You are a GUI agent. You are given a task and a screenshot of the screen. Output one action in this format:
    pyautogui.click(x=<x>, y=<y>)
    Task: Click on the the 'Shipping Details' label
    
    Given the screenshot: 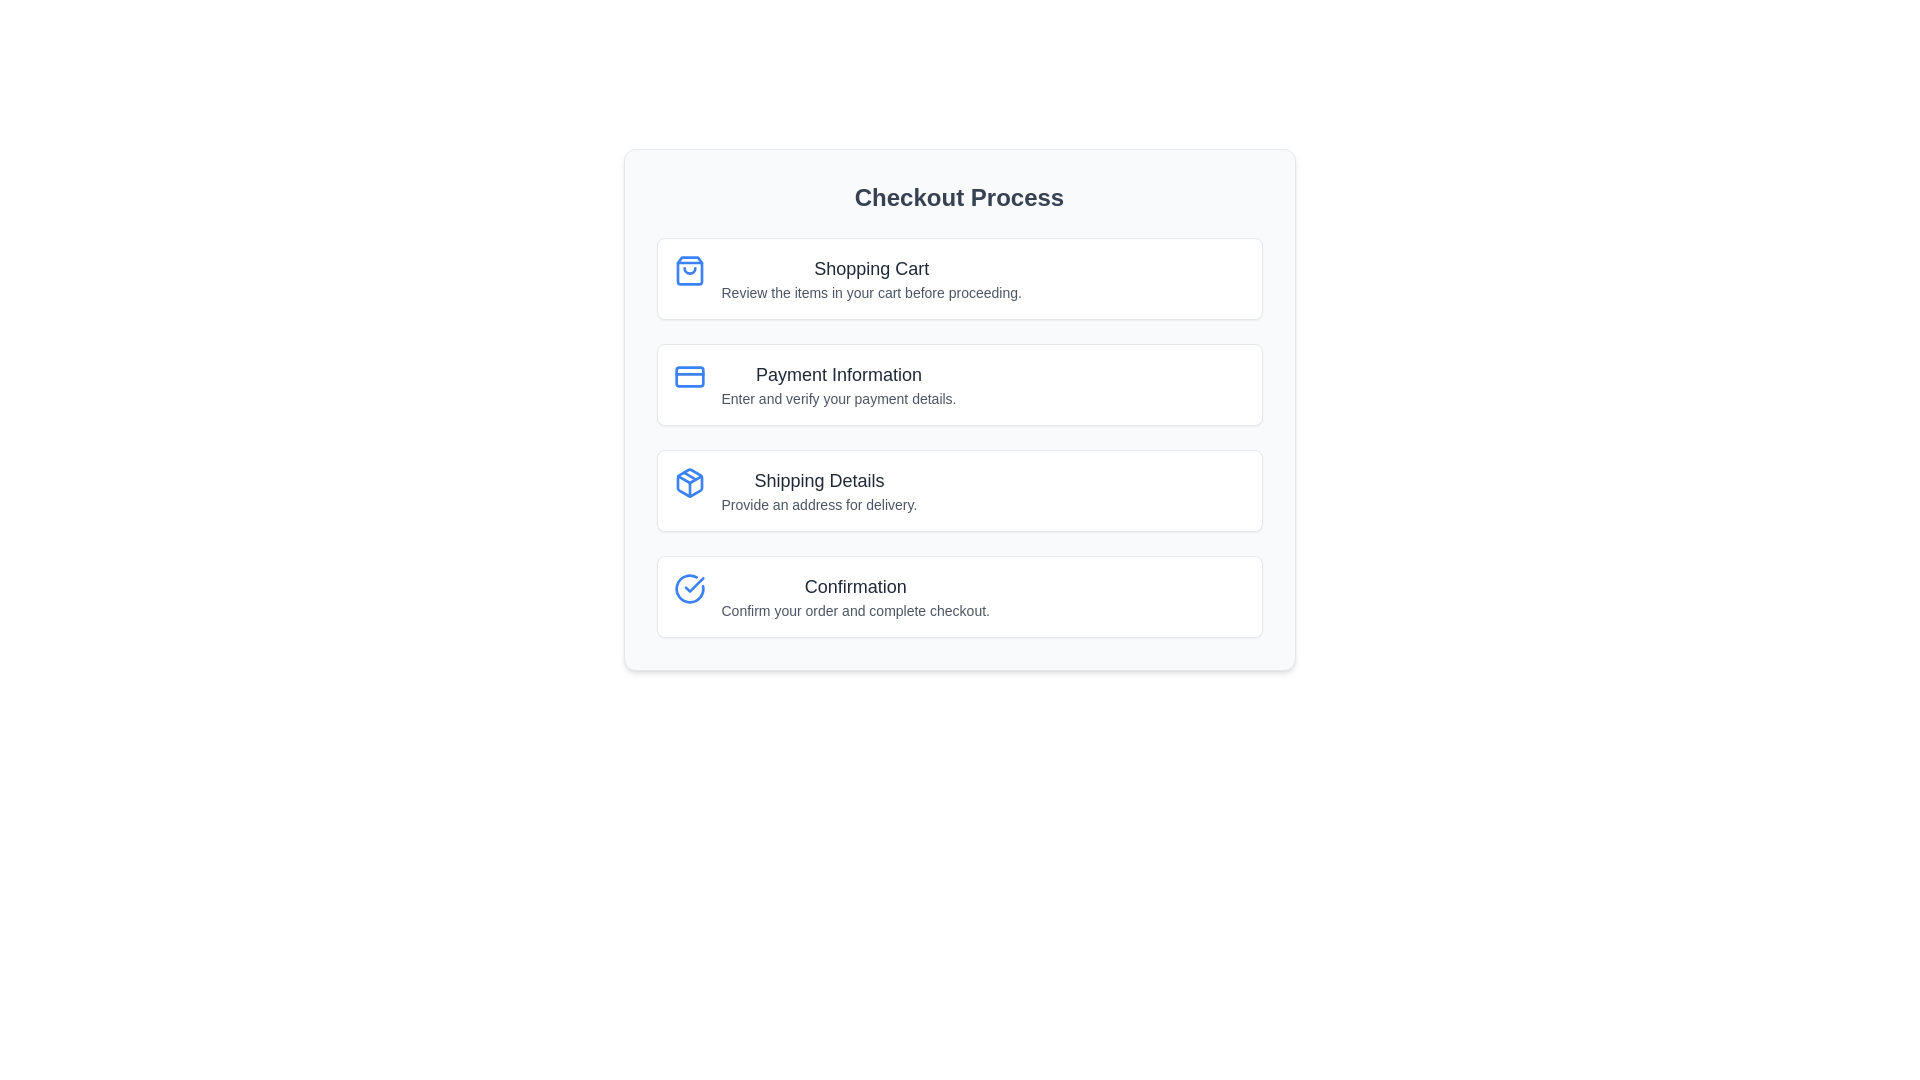 What is the action you would take?
    pyautogui.click(x=819, y=490)
    